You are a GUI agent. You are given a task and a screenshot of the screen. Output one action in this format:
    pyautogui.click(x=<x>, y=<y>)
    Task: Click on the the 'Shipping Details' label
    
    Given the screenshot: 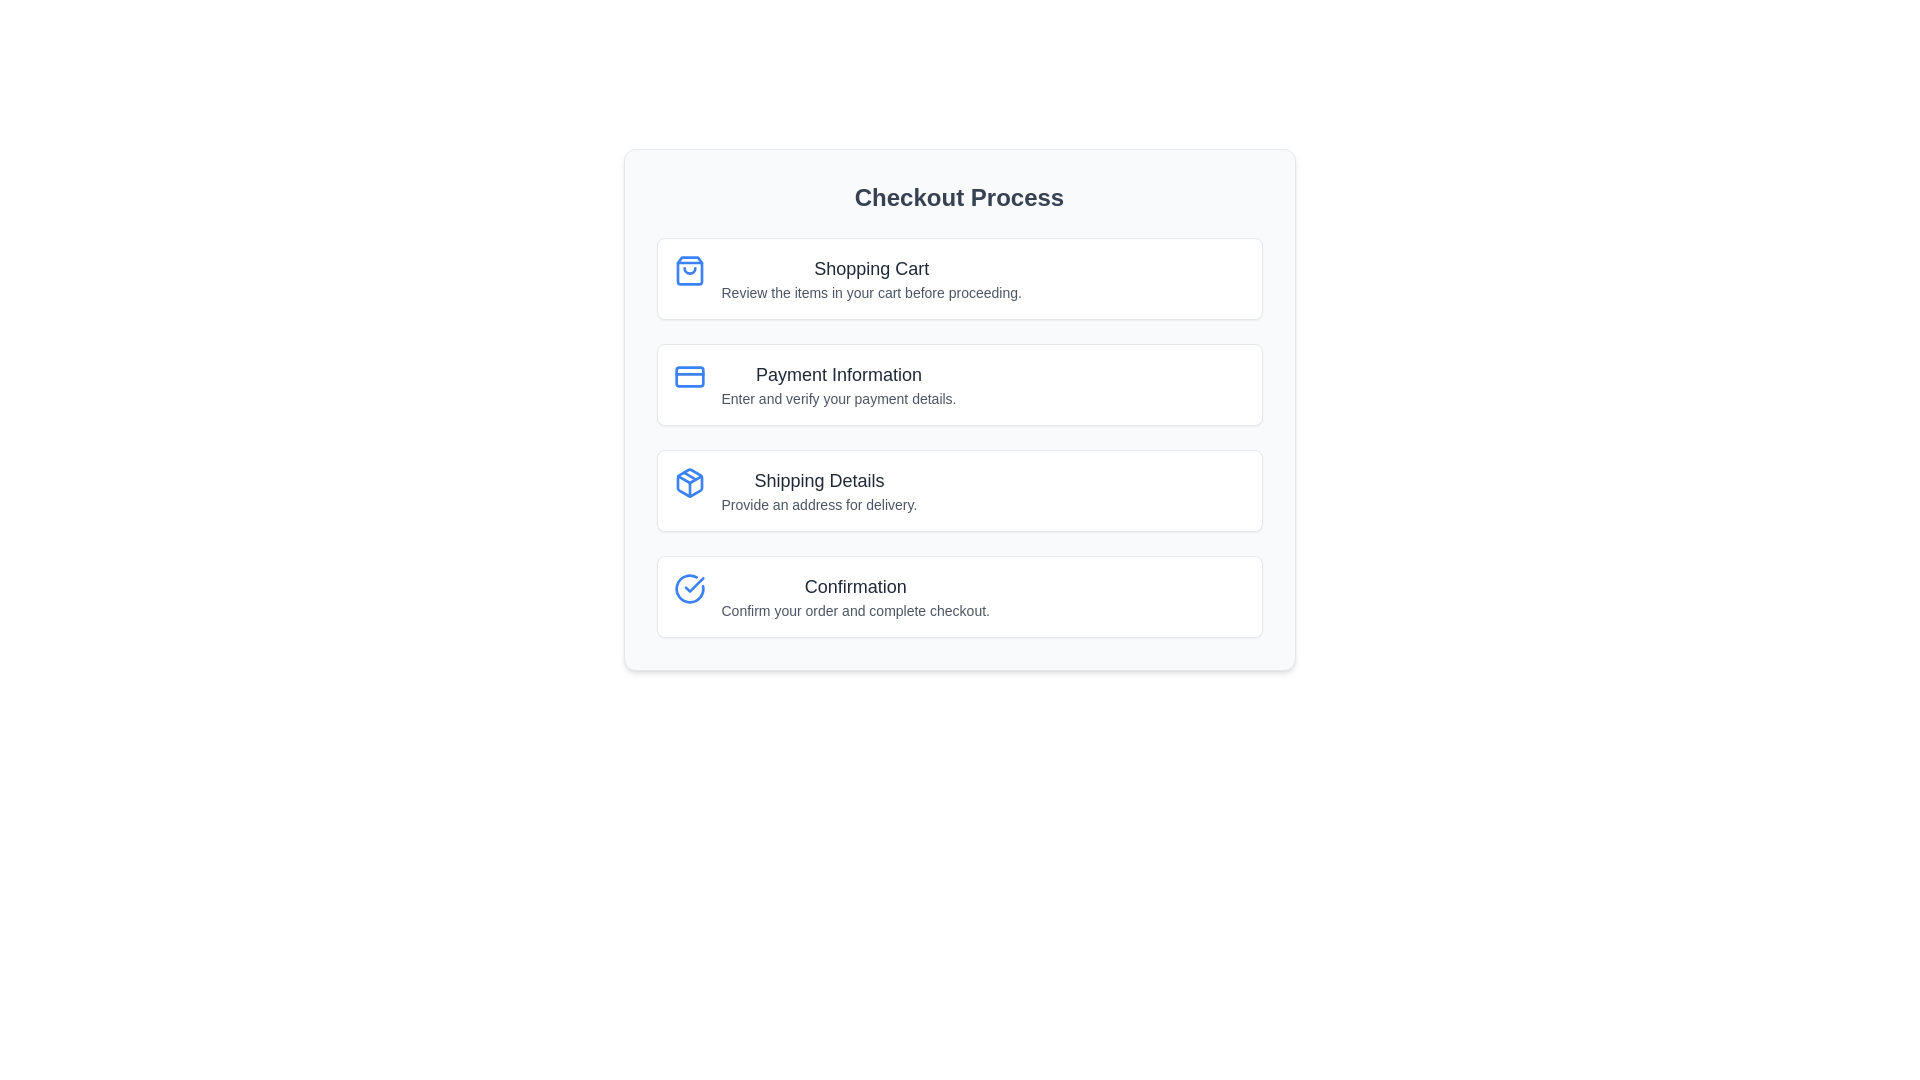 What is the action you would take?
    pyautogui.click(x=819, y=490)
    